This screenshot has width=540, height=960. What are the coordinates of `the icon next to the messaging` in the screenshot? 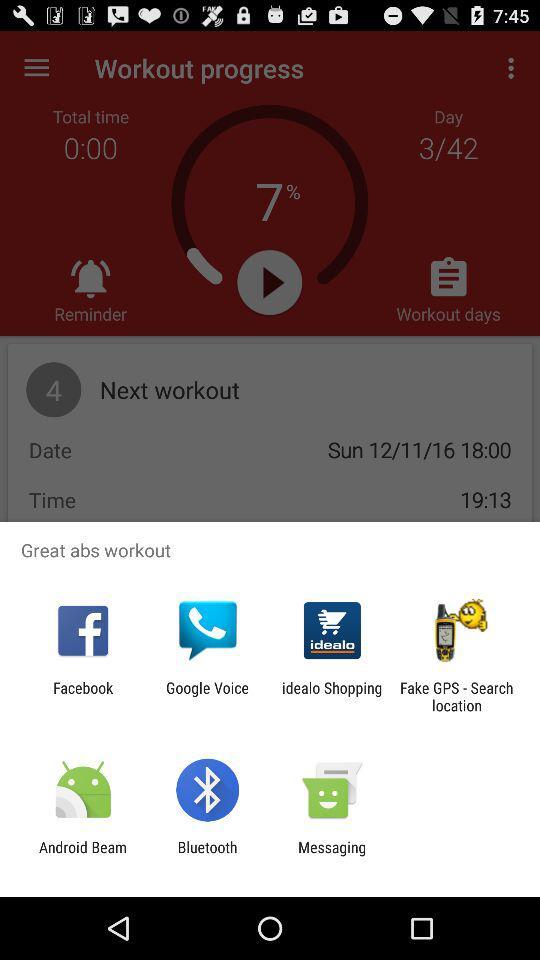 It's located at (206, 855).